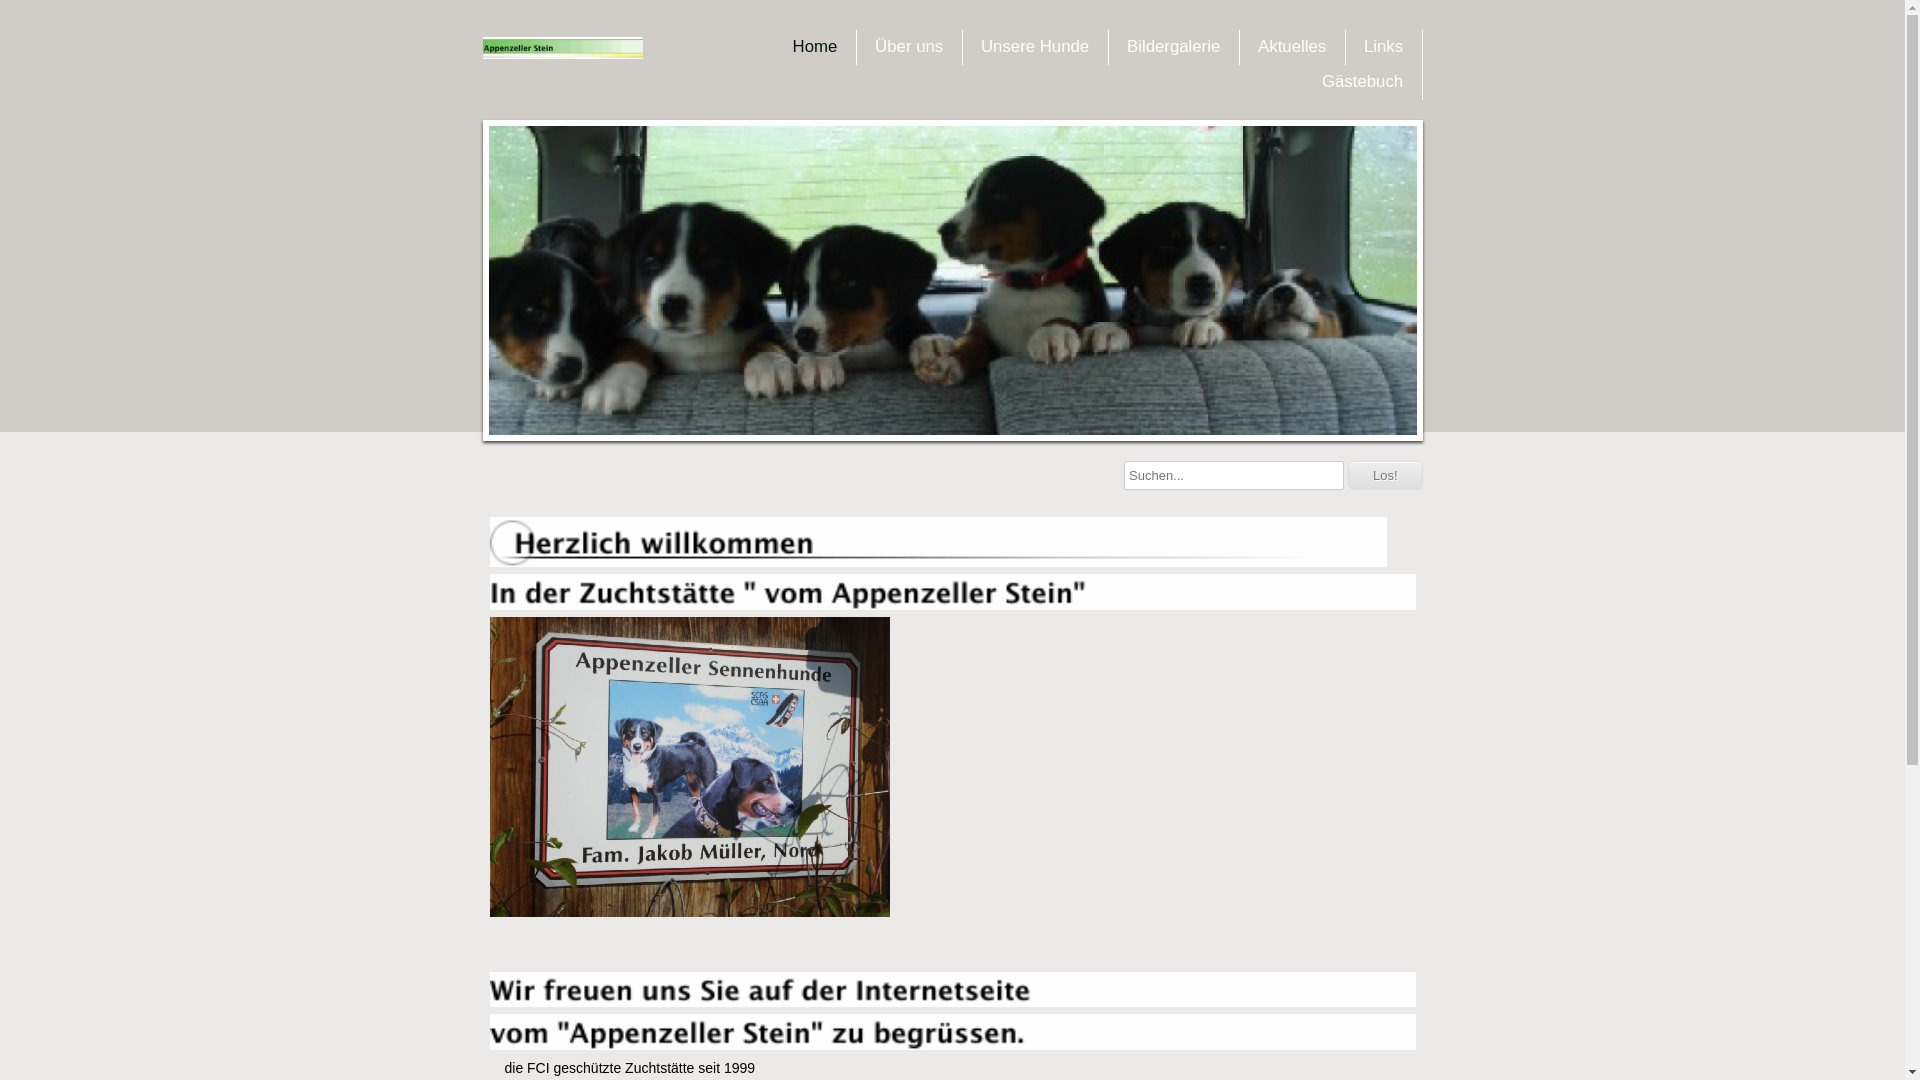 This screenshot has width=1920, height=1080. Describe the element at coordinates (1173, 45) in the screenshot. I see `'Bildergalerie'` at that location.